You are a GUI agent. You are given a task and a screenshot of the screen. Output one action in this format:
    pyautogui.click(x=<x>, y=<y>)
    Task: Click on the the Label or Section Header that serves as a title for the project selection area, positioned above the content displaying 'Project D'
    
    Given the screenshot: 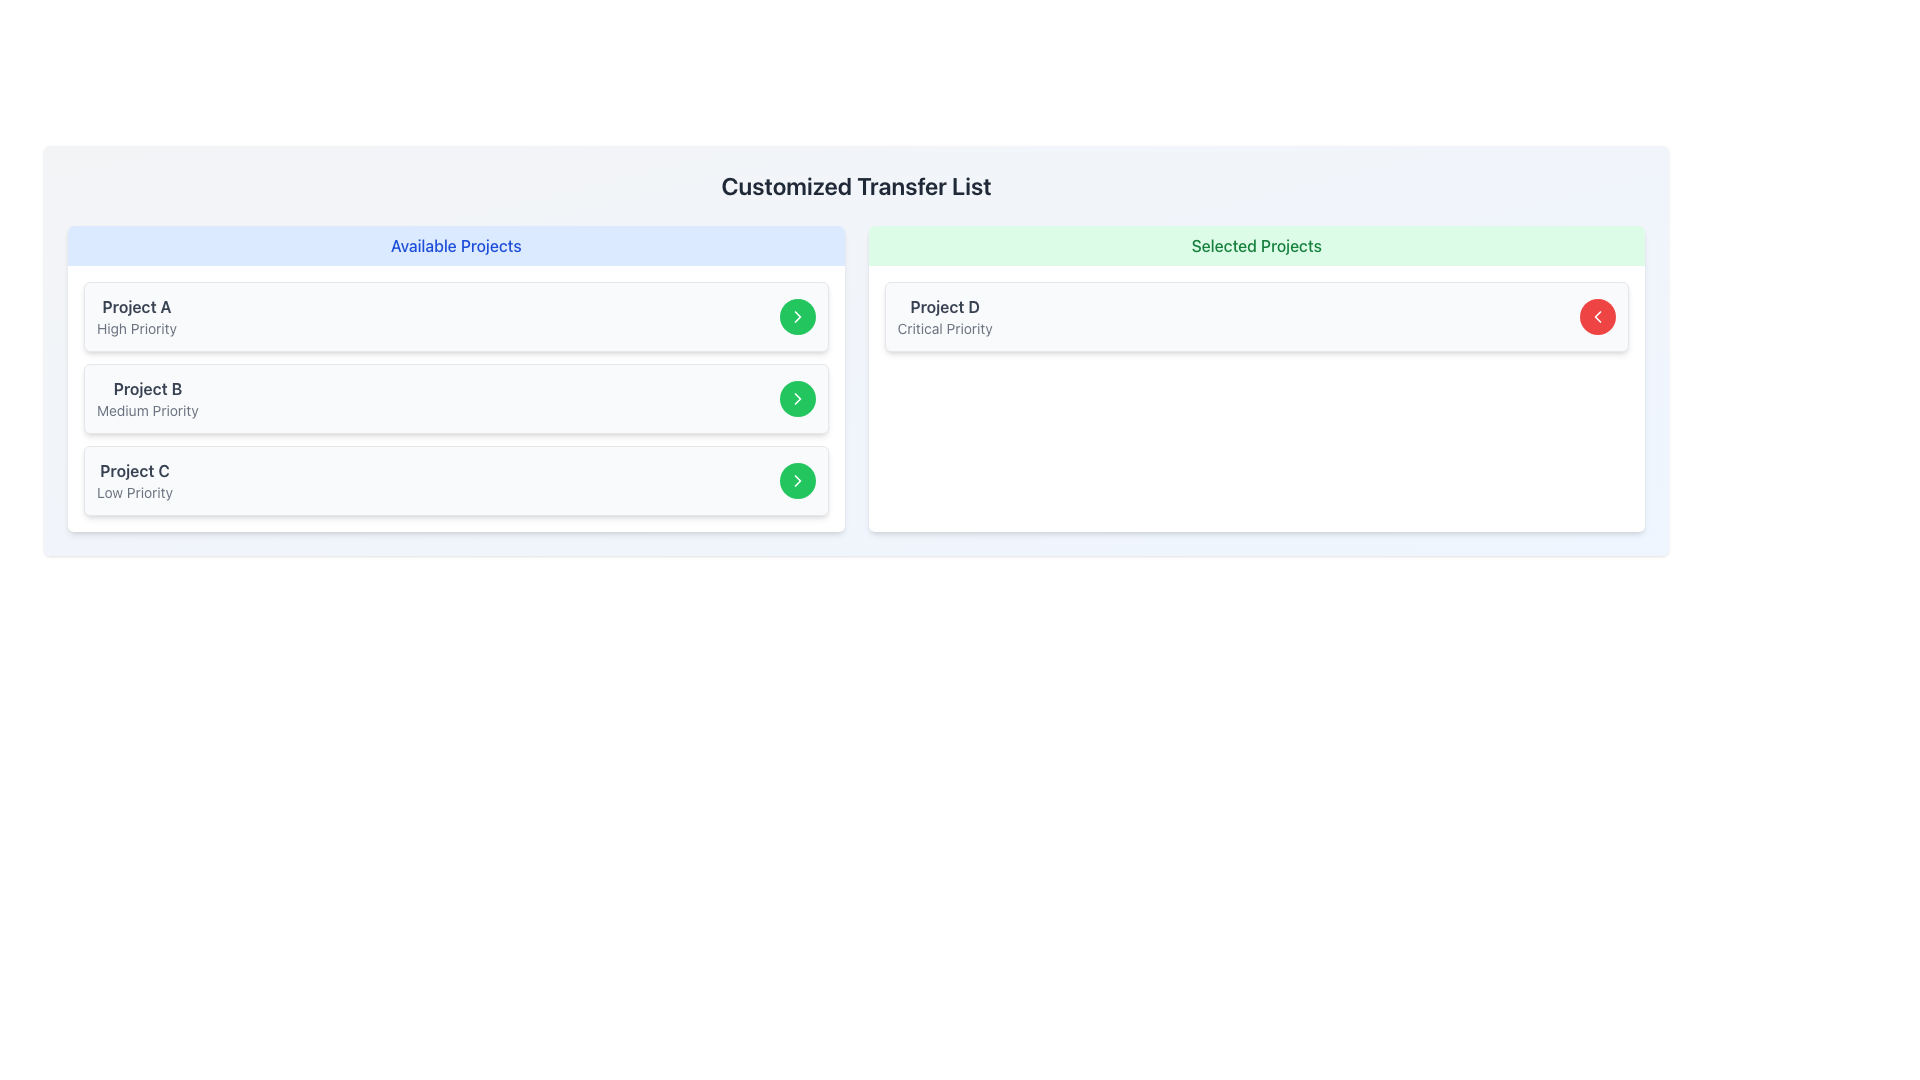 What is the action you would take?
    pyautogui.click(x=1255, y=245)
    